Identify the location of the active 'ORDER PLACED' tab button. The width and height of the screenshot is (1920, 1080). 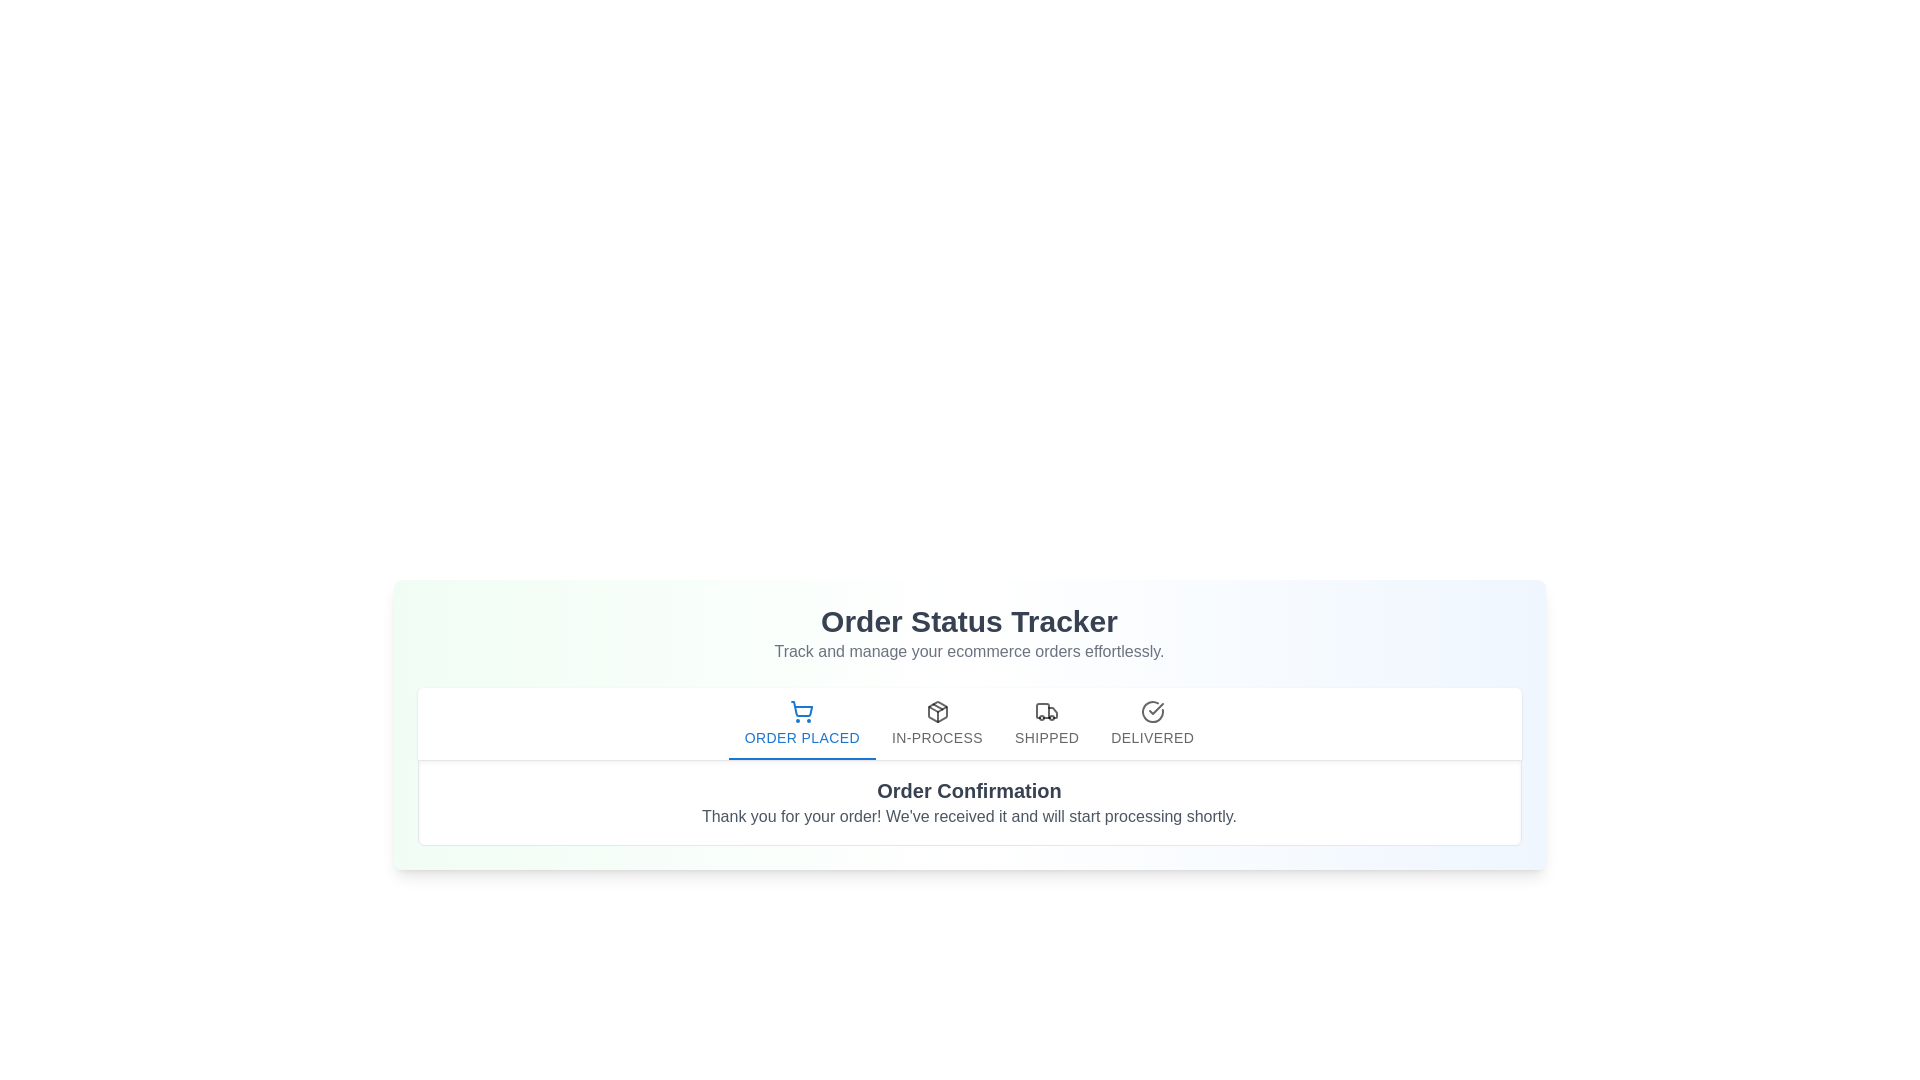
(801, 724).